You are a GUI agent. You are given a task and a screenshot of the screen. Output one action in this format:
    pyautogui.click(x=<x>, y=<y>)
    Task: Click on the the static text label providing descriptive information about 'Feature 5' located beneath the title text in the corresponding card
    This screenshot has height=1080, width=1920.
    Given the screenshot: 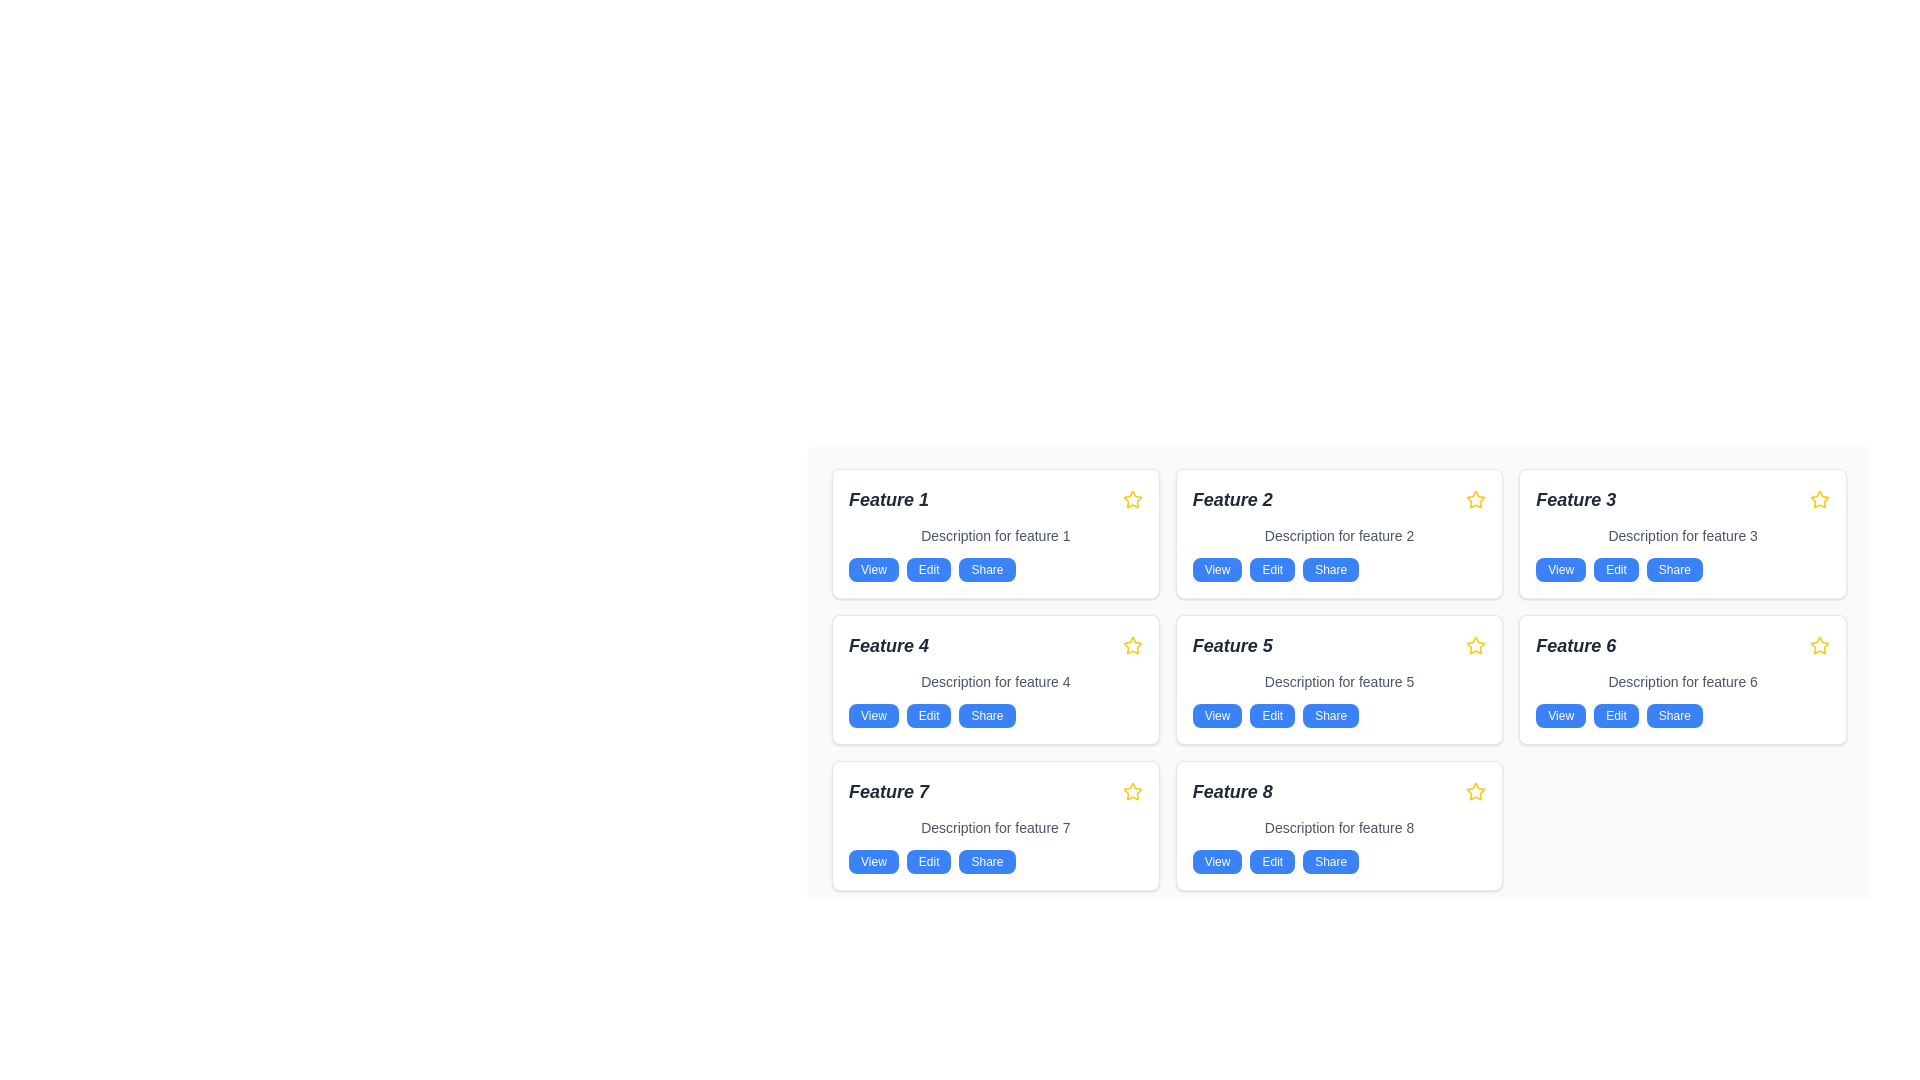 What is the action you would take?
    pyautogui.click(x=1339, y=681)
    